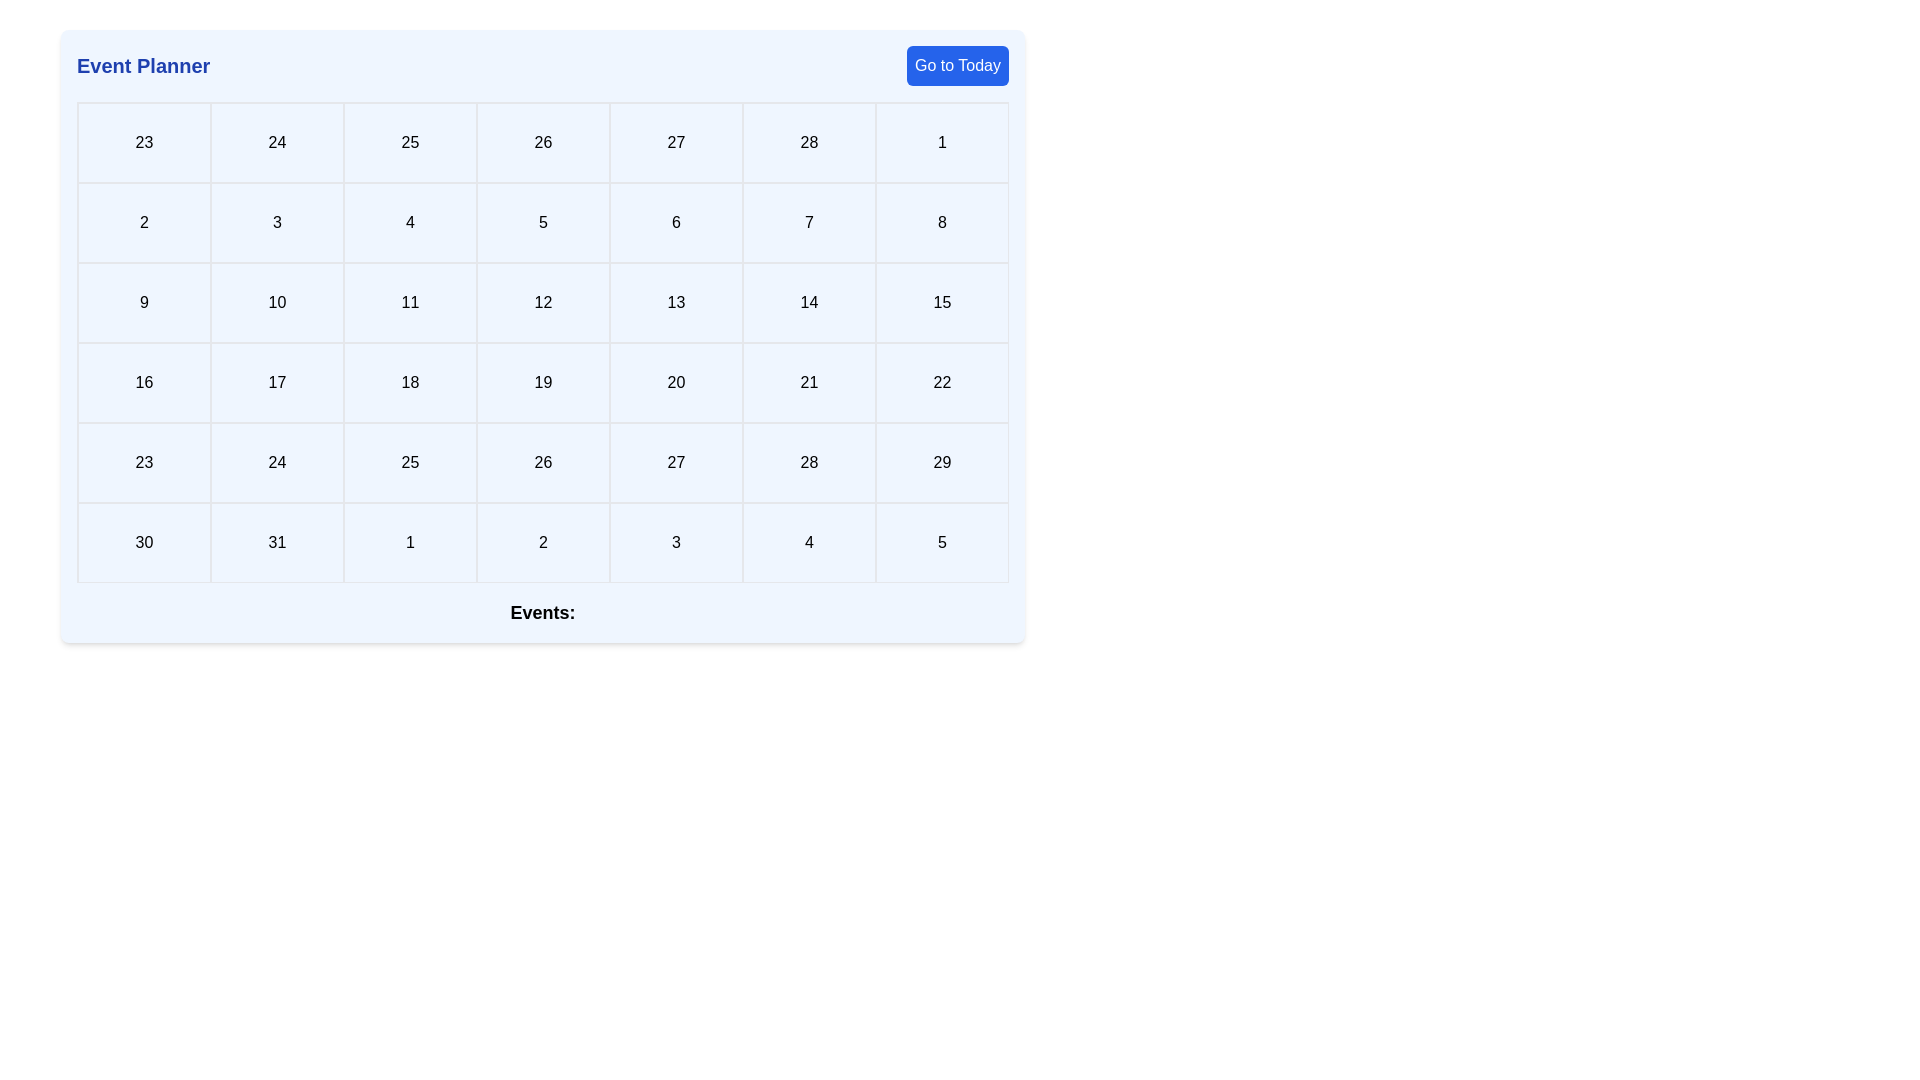  Describe the element at coordinates (543, 543) in the screenshot. I see `the selectable date button located in the fourth column of the last row in the calendar layout` at that location.